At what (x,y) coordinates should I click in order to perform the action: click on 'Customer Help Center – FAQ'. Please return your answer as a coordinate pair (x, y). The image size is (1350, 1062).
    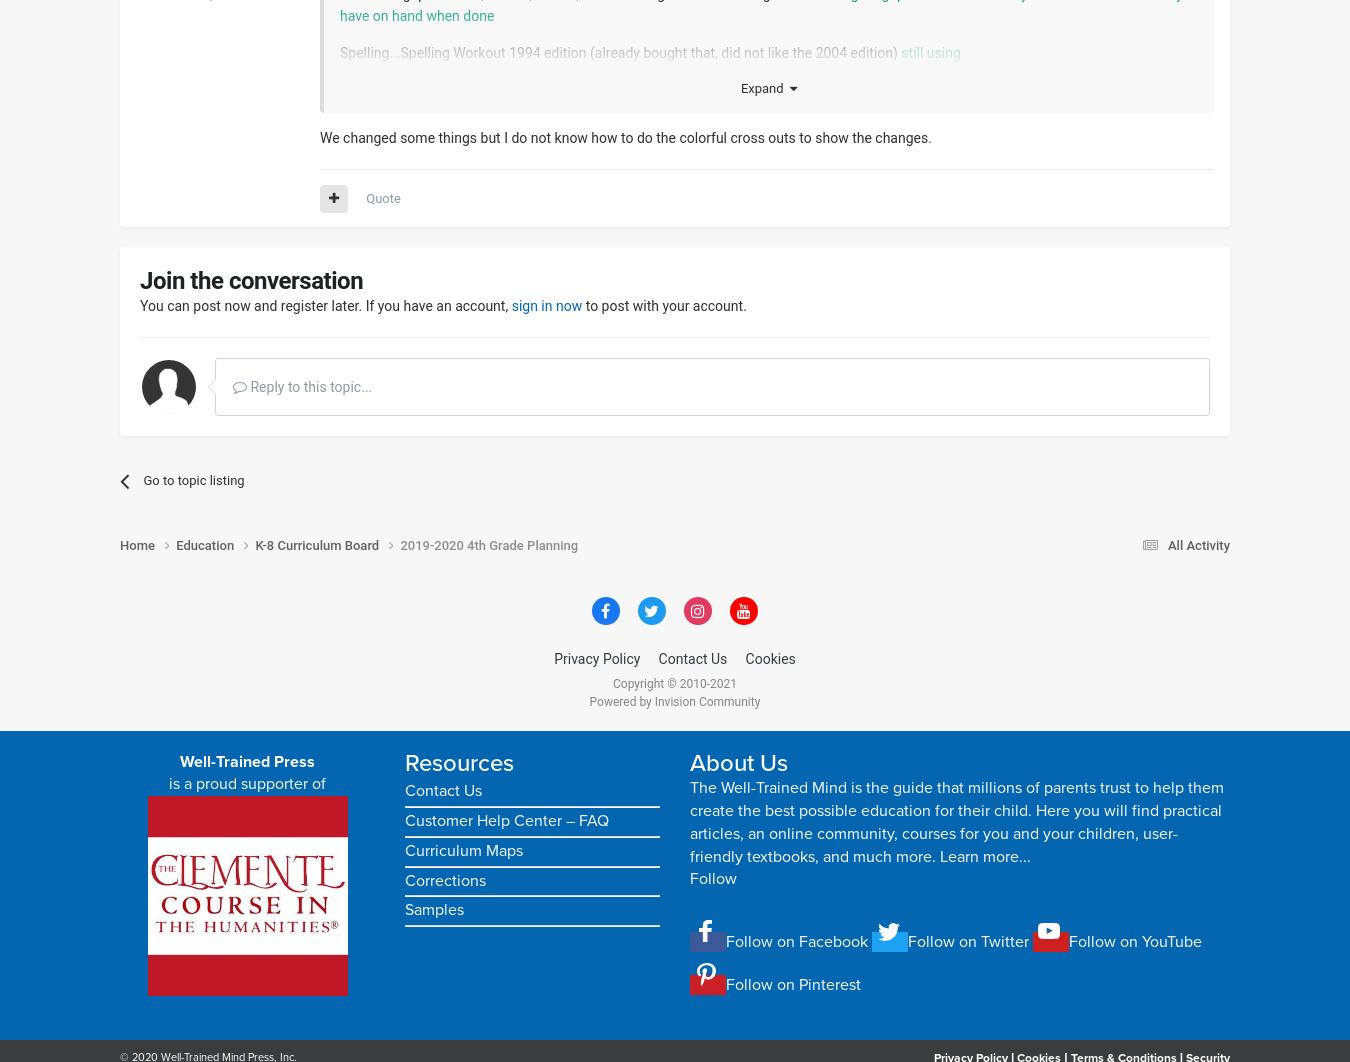
    Looking at the image, I should click on (405, 818).